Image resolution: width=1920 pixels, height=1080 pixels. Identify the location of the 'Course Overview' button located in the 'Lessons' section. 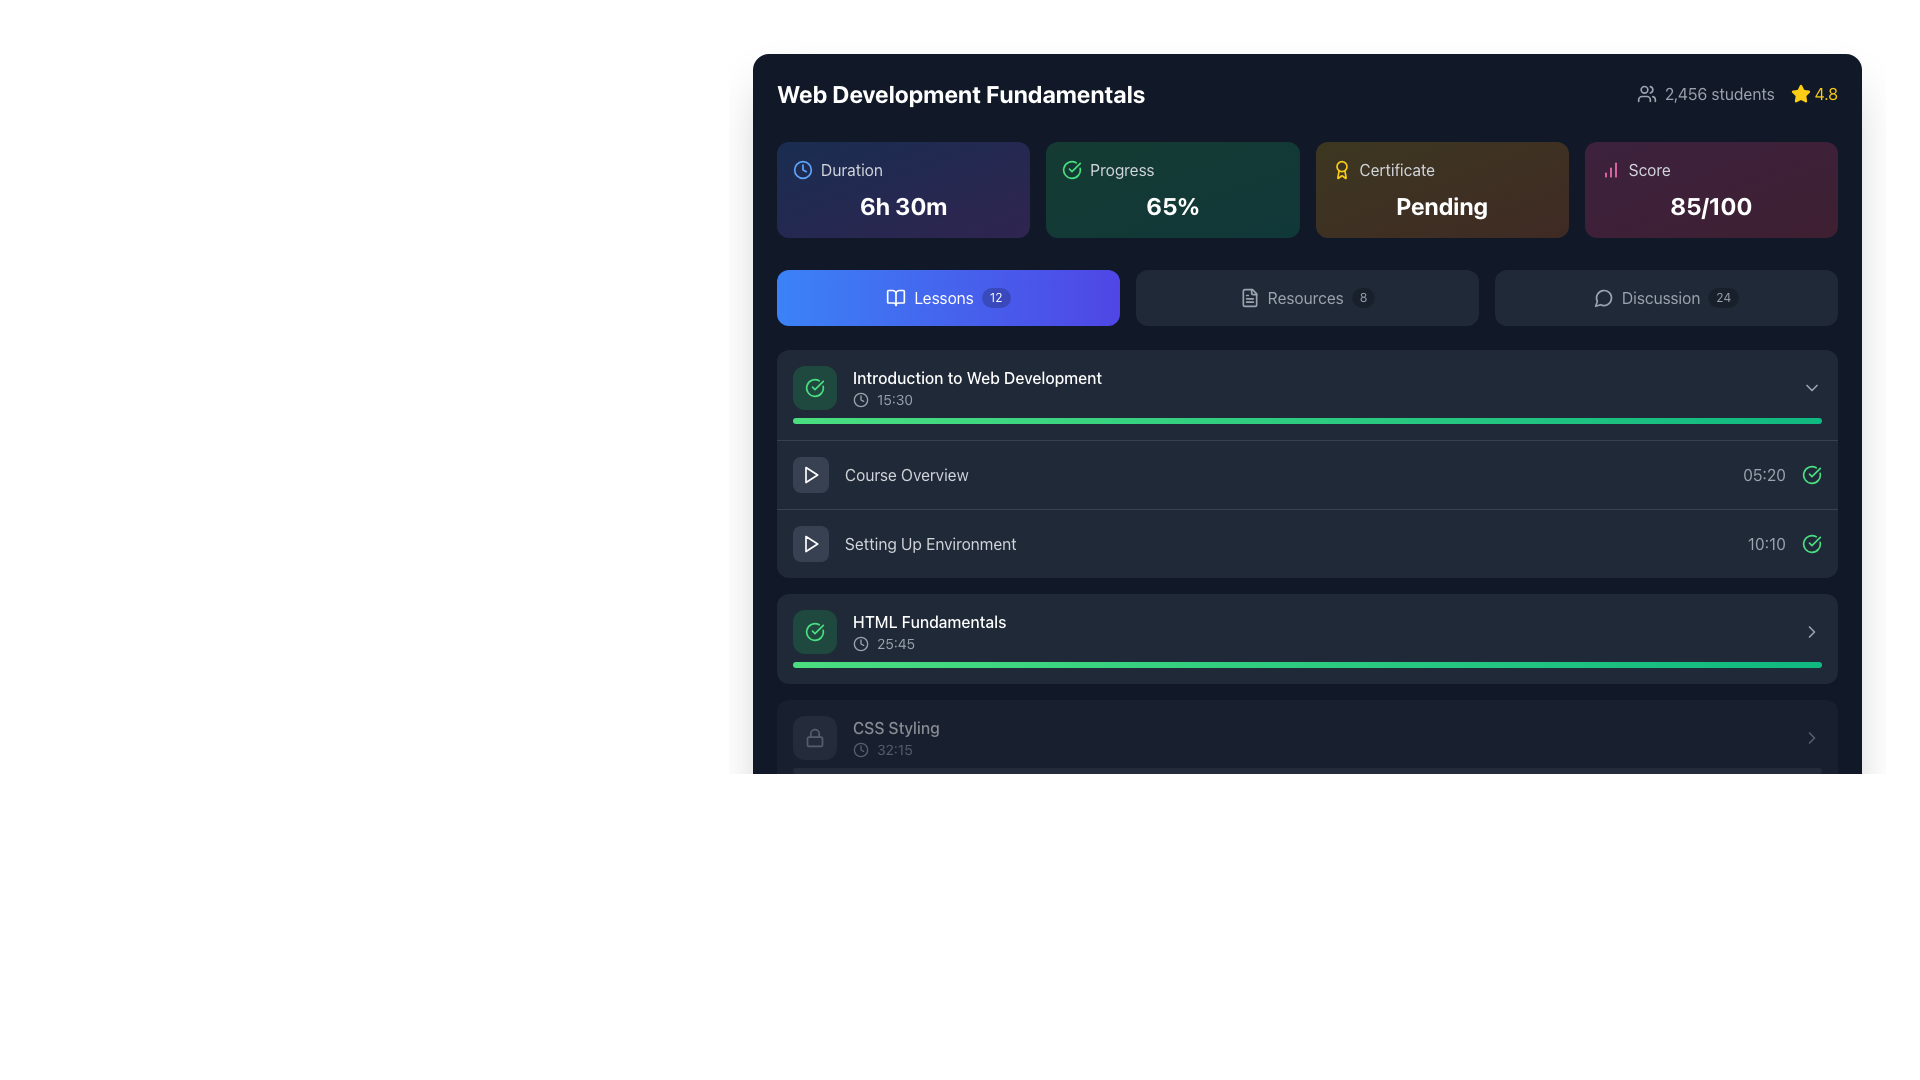
(880, 474).